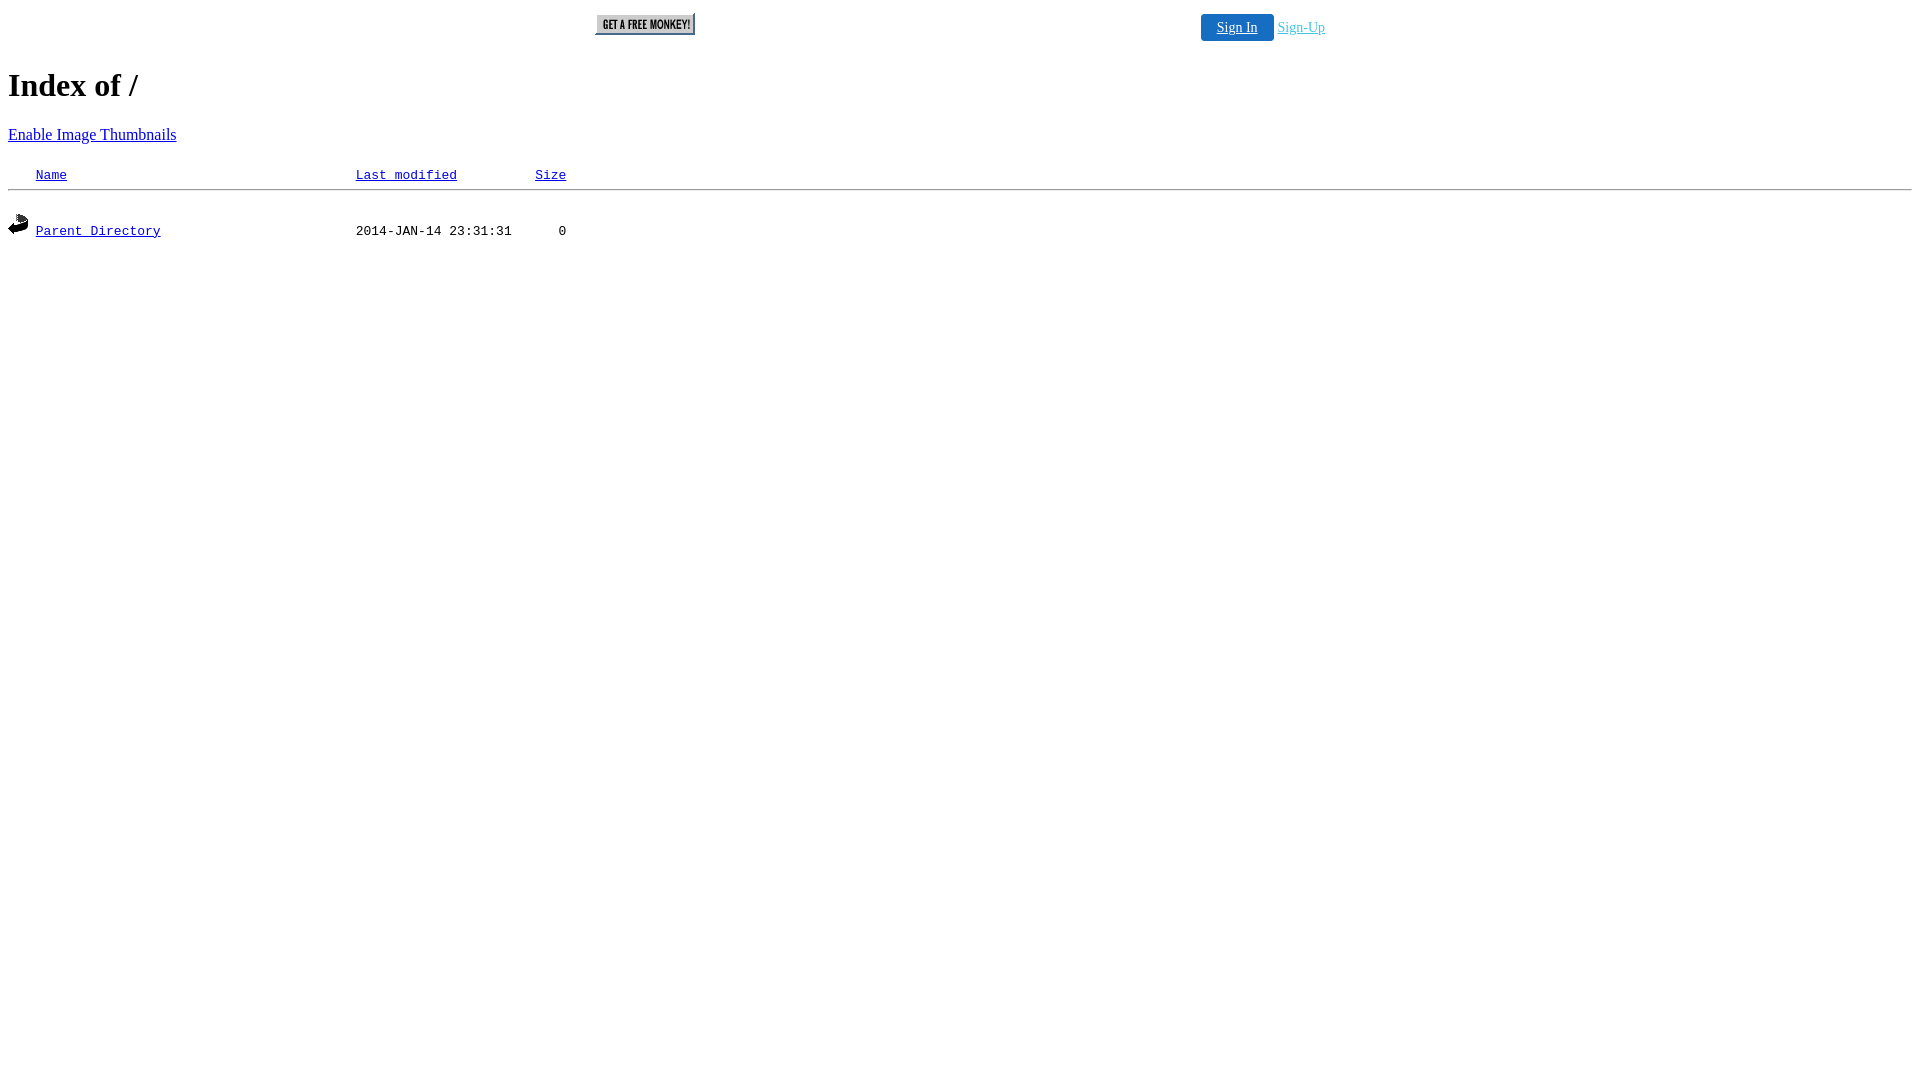  Describe the element at coordinates (1236, 27) in the screenshot. I see `'Sign In'` at that location.